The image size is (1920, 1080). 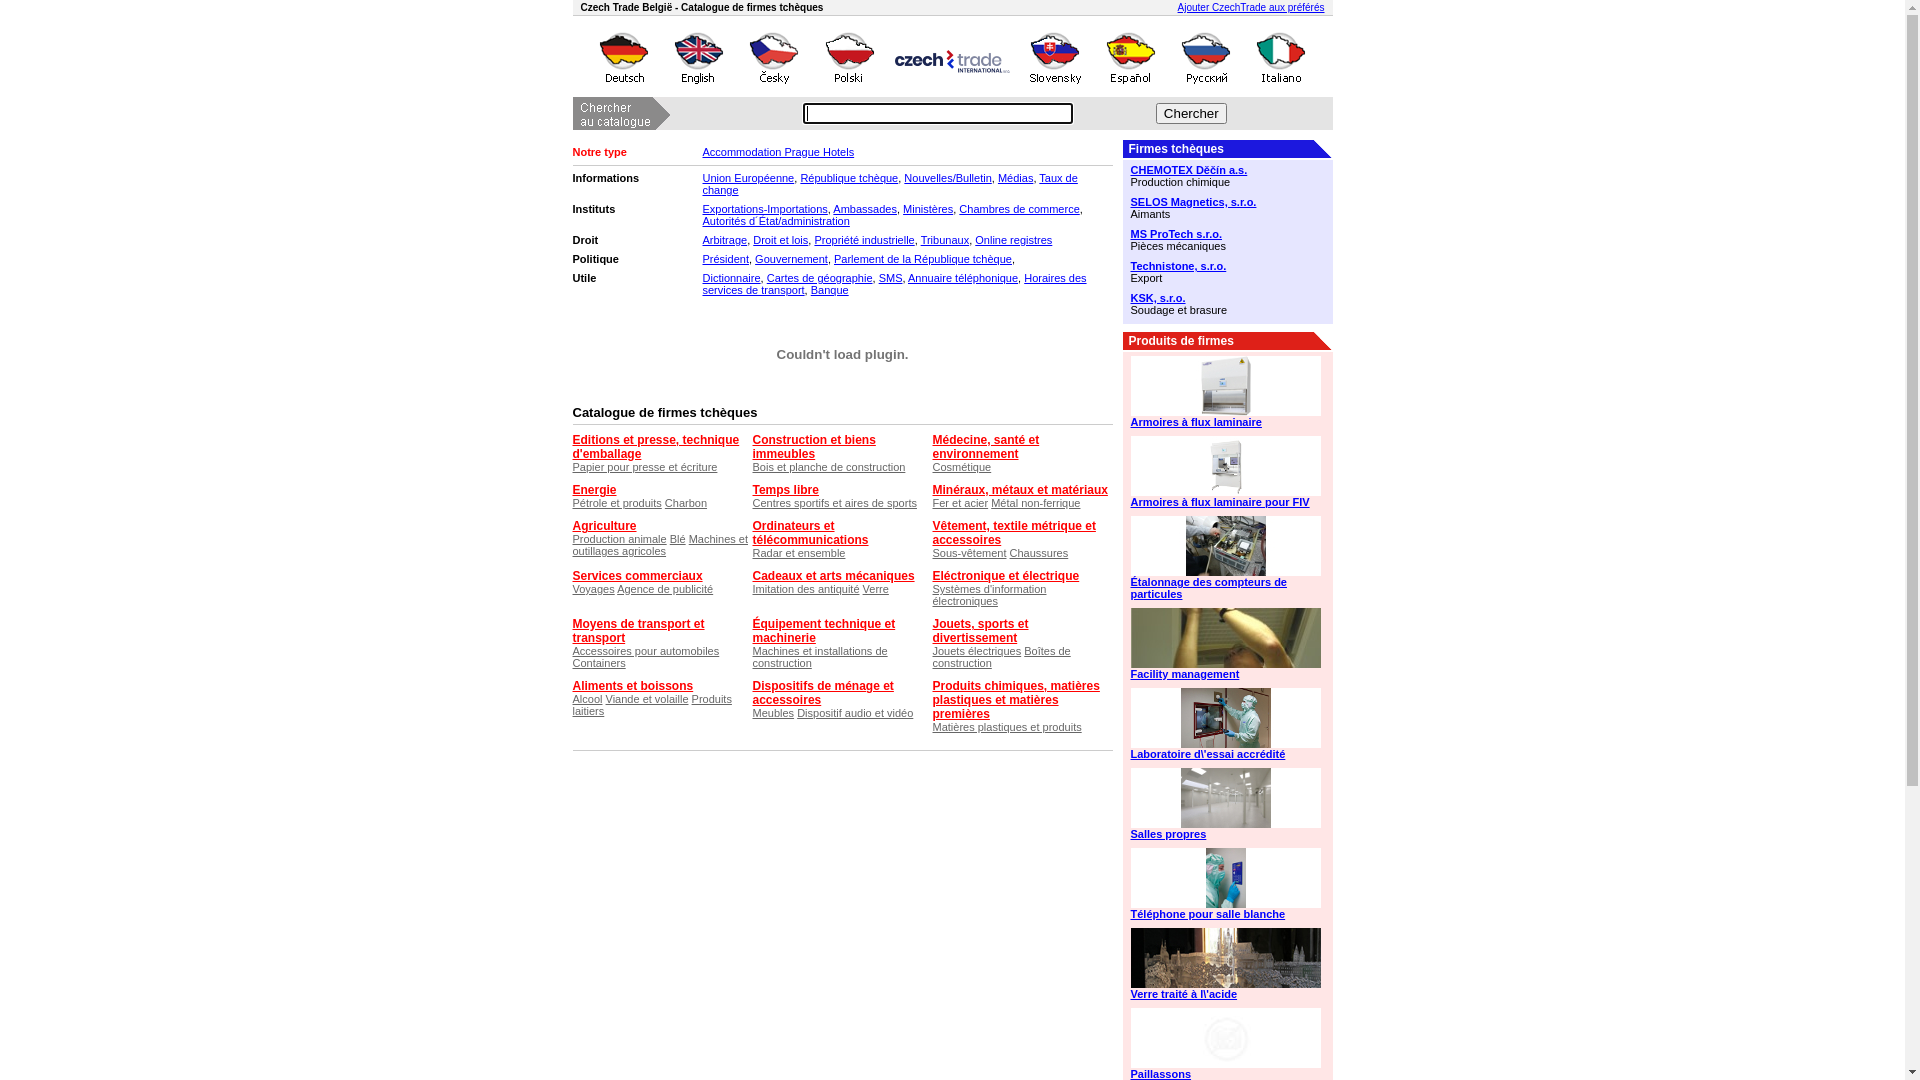 I want to click on 'Dictionnaire', so click(x=729, y=277).